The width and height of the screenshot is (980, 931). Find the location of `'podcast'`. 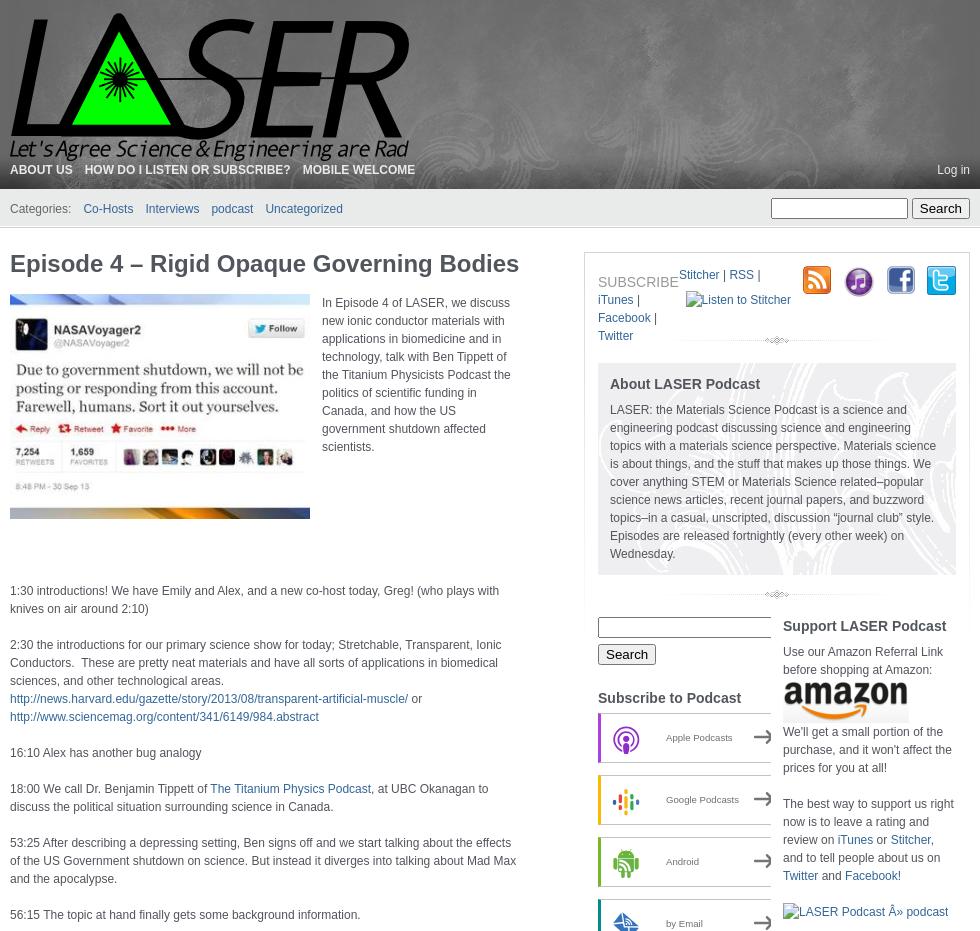

'podcast' is located at coordinates (231, 209).